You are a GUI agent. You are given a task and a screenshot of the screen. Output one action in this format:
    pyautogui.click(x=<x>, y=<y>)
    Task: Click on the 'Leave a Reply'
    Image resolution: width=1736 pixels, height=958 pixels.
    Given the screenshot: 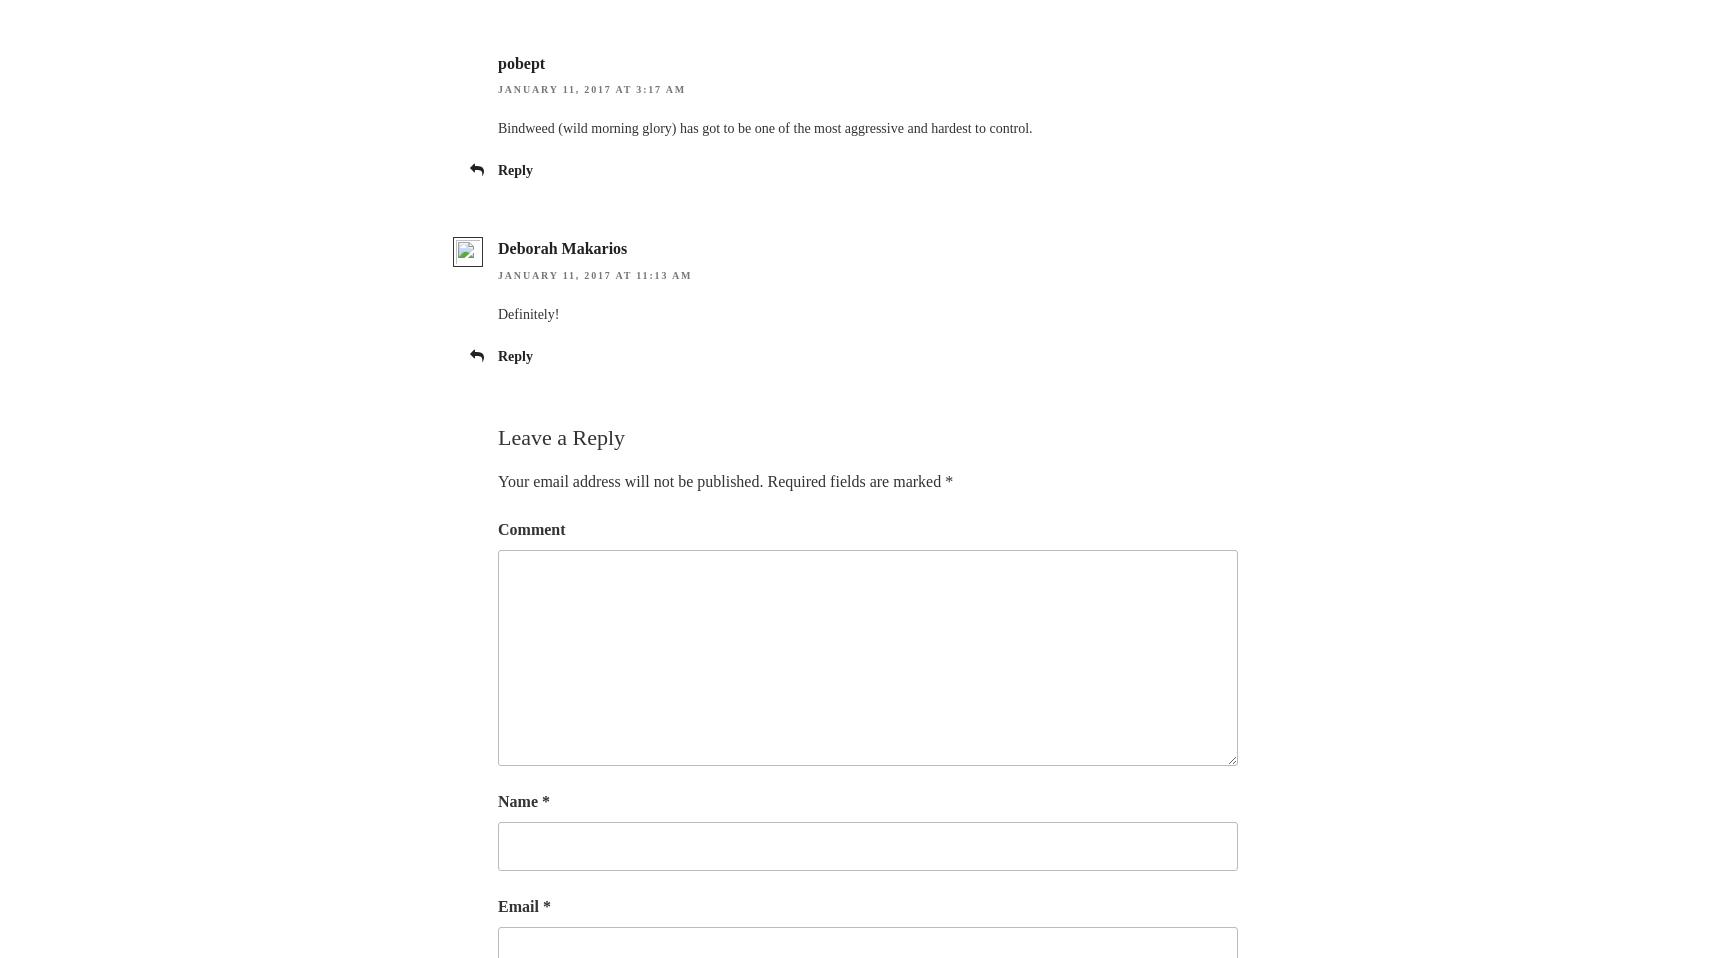 What is the action you would take?
    pyautogui.click(x=561, y=436)
    